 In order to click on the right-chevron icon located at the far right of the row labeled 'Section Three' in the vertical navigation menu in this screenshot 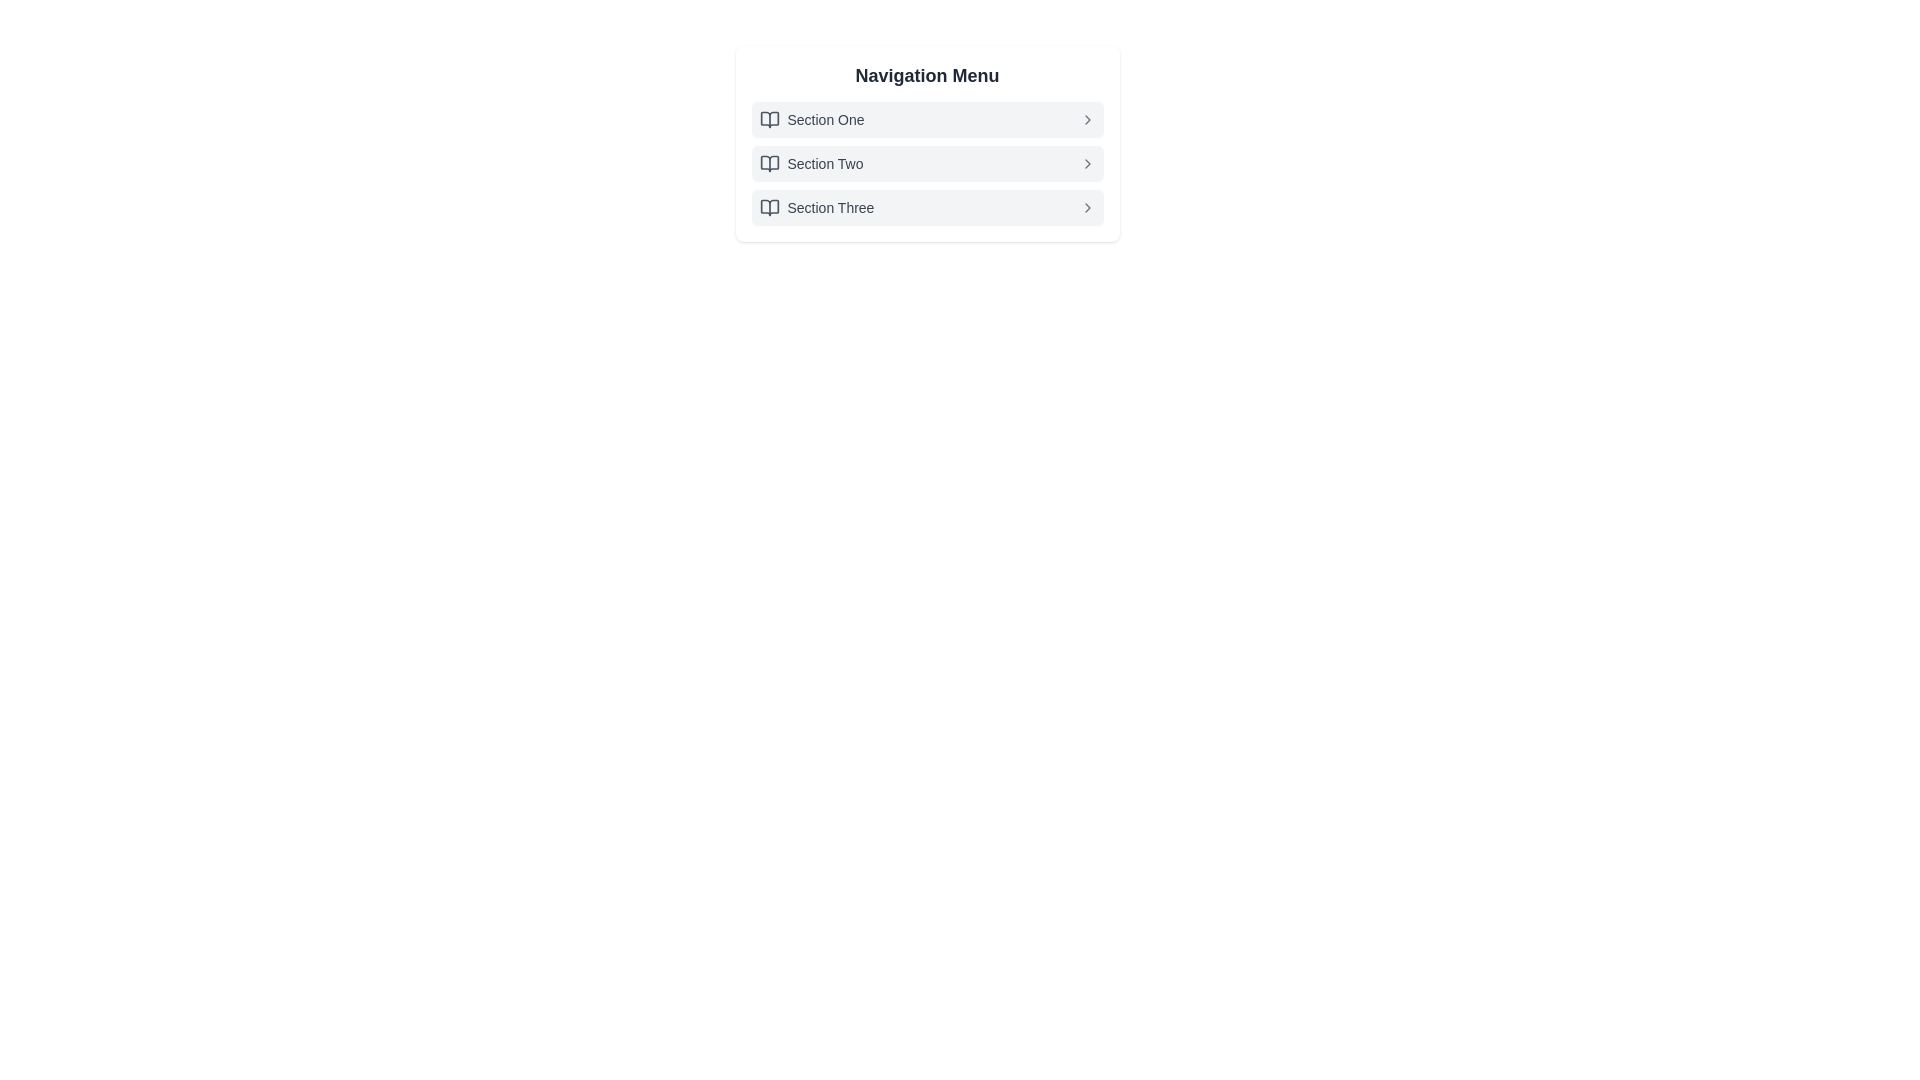, I will do `click(1086, 208)`.